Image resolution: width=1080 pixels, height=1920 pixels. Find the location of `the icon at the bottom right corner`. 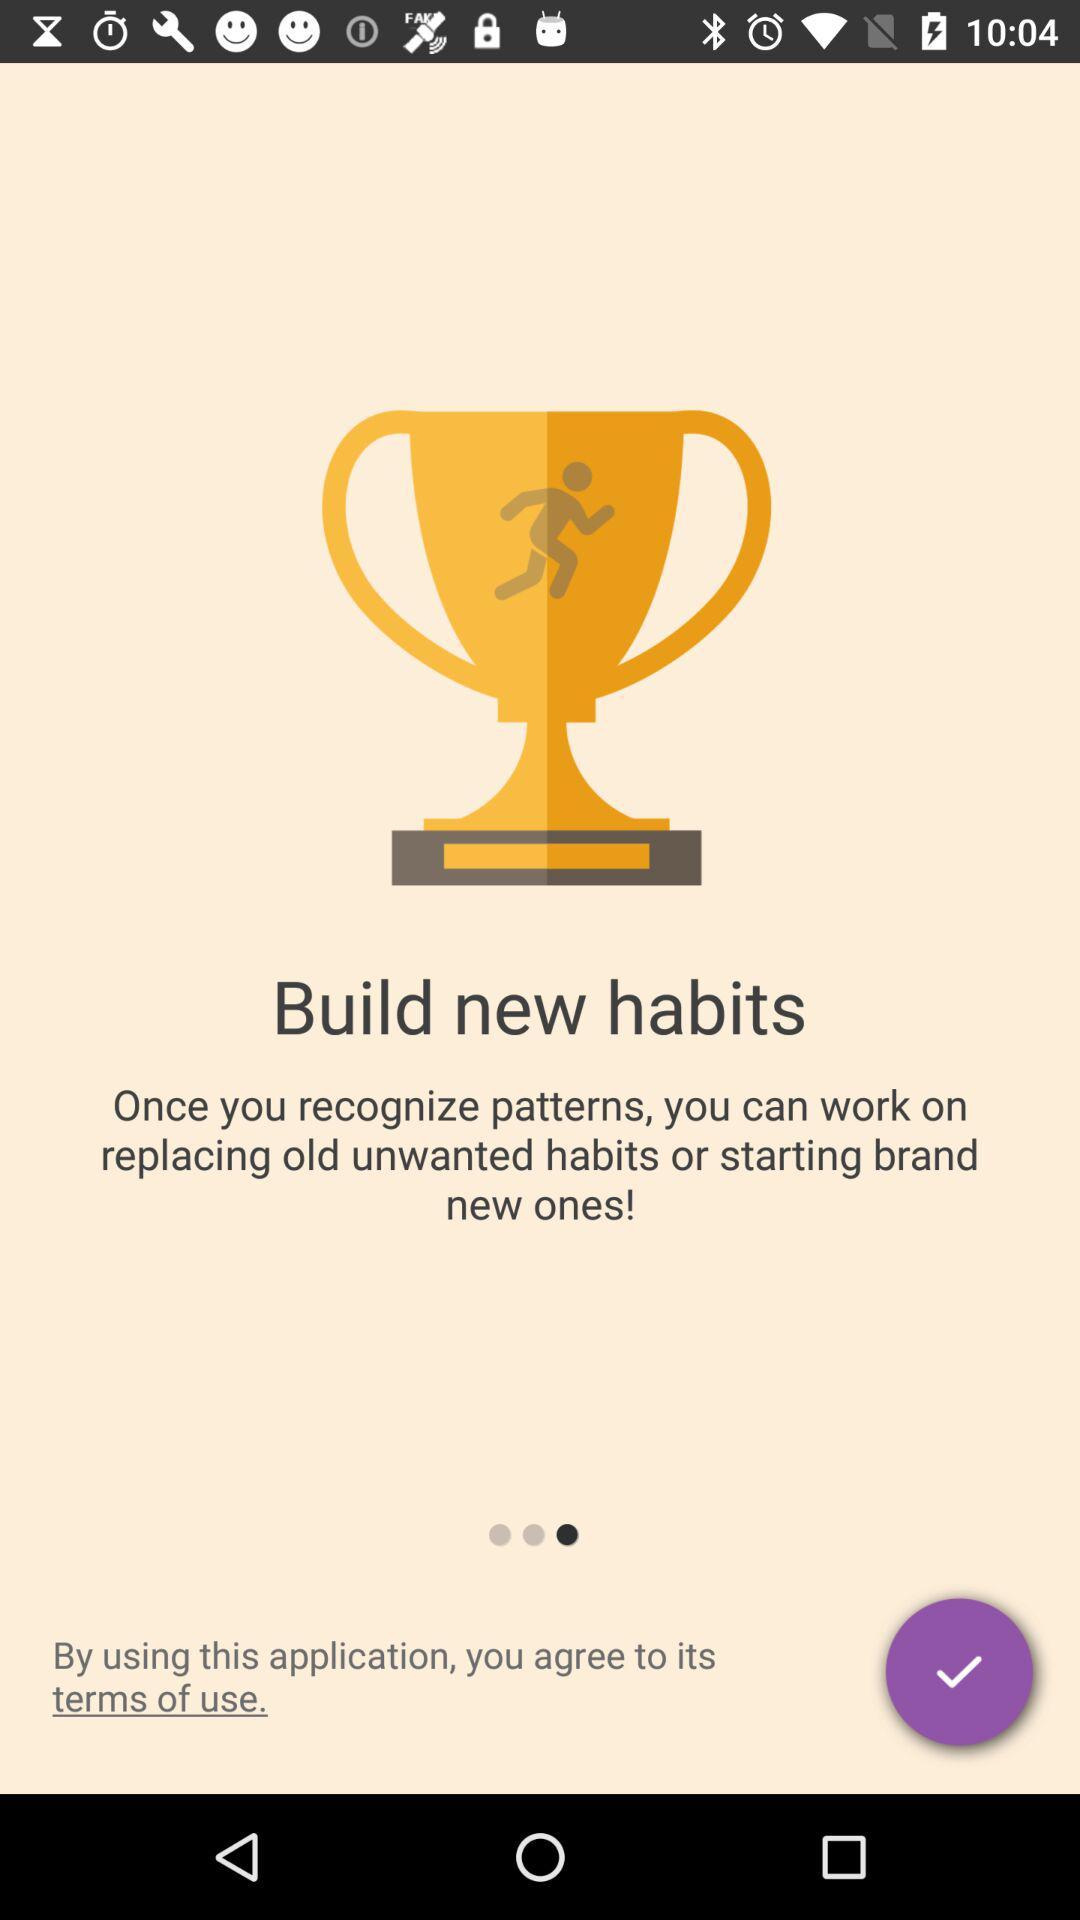

the icon at the bottom right corner is located at coordinates (960, 1675).